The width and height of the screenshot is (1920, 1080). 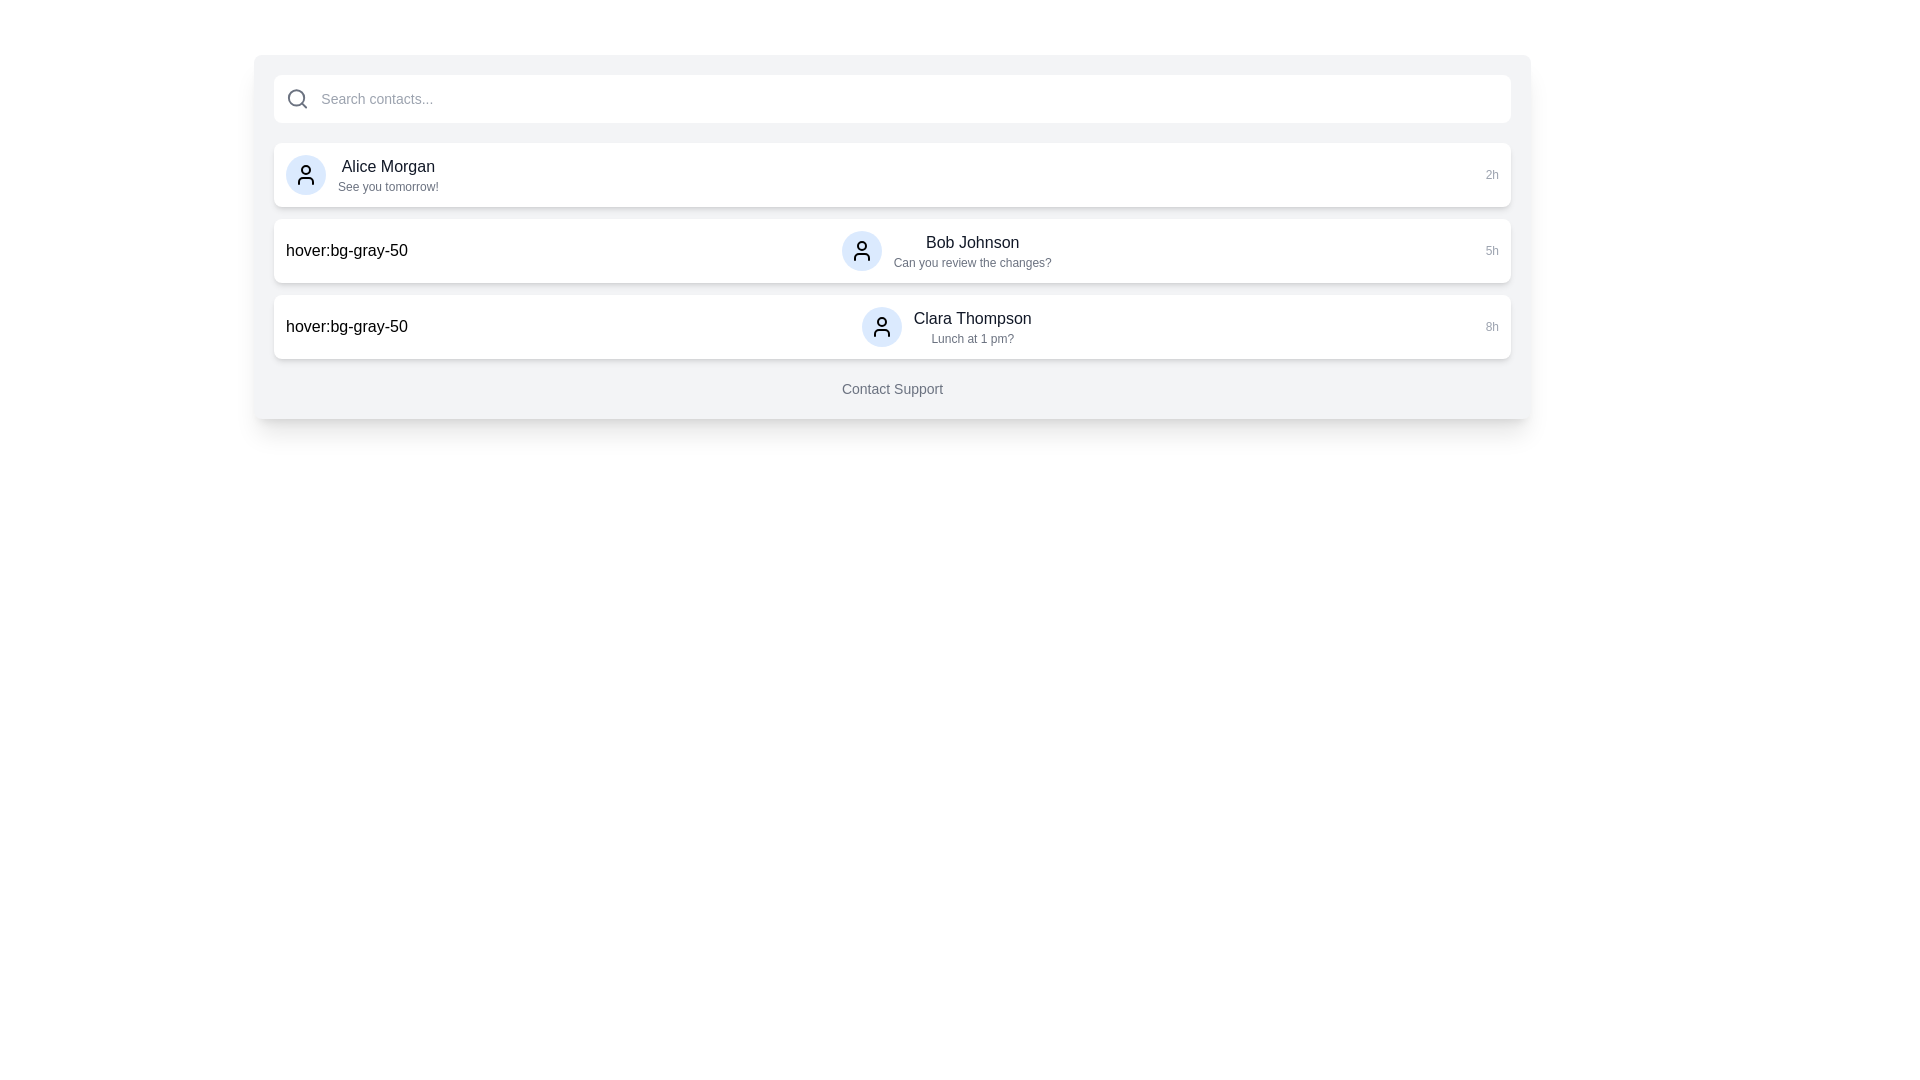 I want to click on the user profile icon resembling a silhouette, which is located next to the name 'Bob Johnson' on the second contact card in the list, so click(x=861, y=249).